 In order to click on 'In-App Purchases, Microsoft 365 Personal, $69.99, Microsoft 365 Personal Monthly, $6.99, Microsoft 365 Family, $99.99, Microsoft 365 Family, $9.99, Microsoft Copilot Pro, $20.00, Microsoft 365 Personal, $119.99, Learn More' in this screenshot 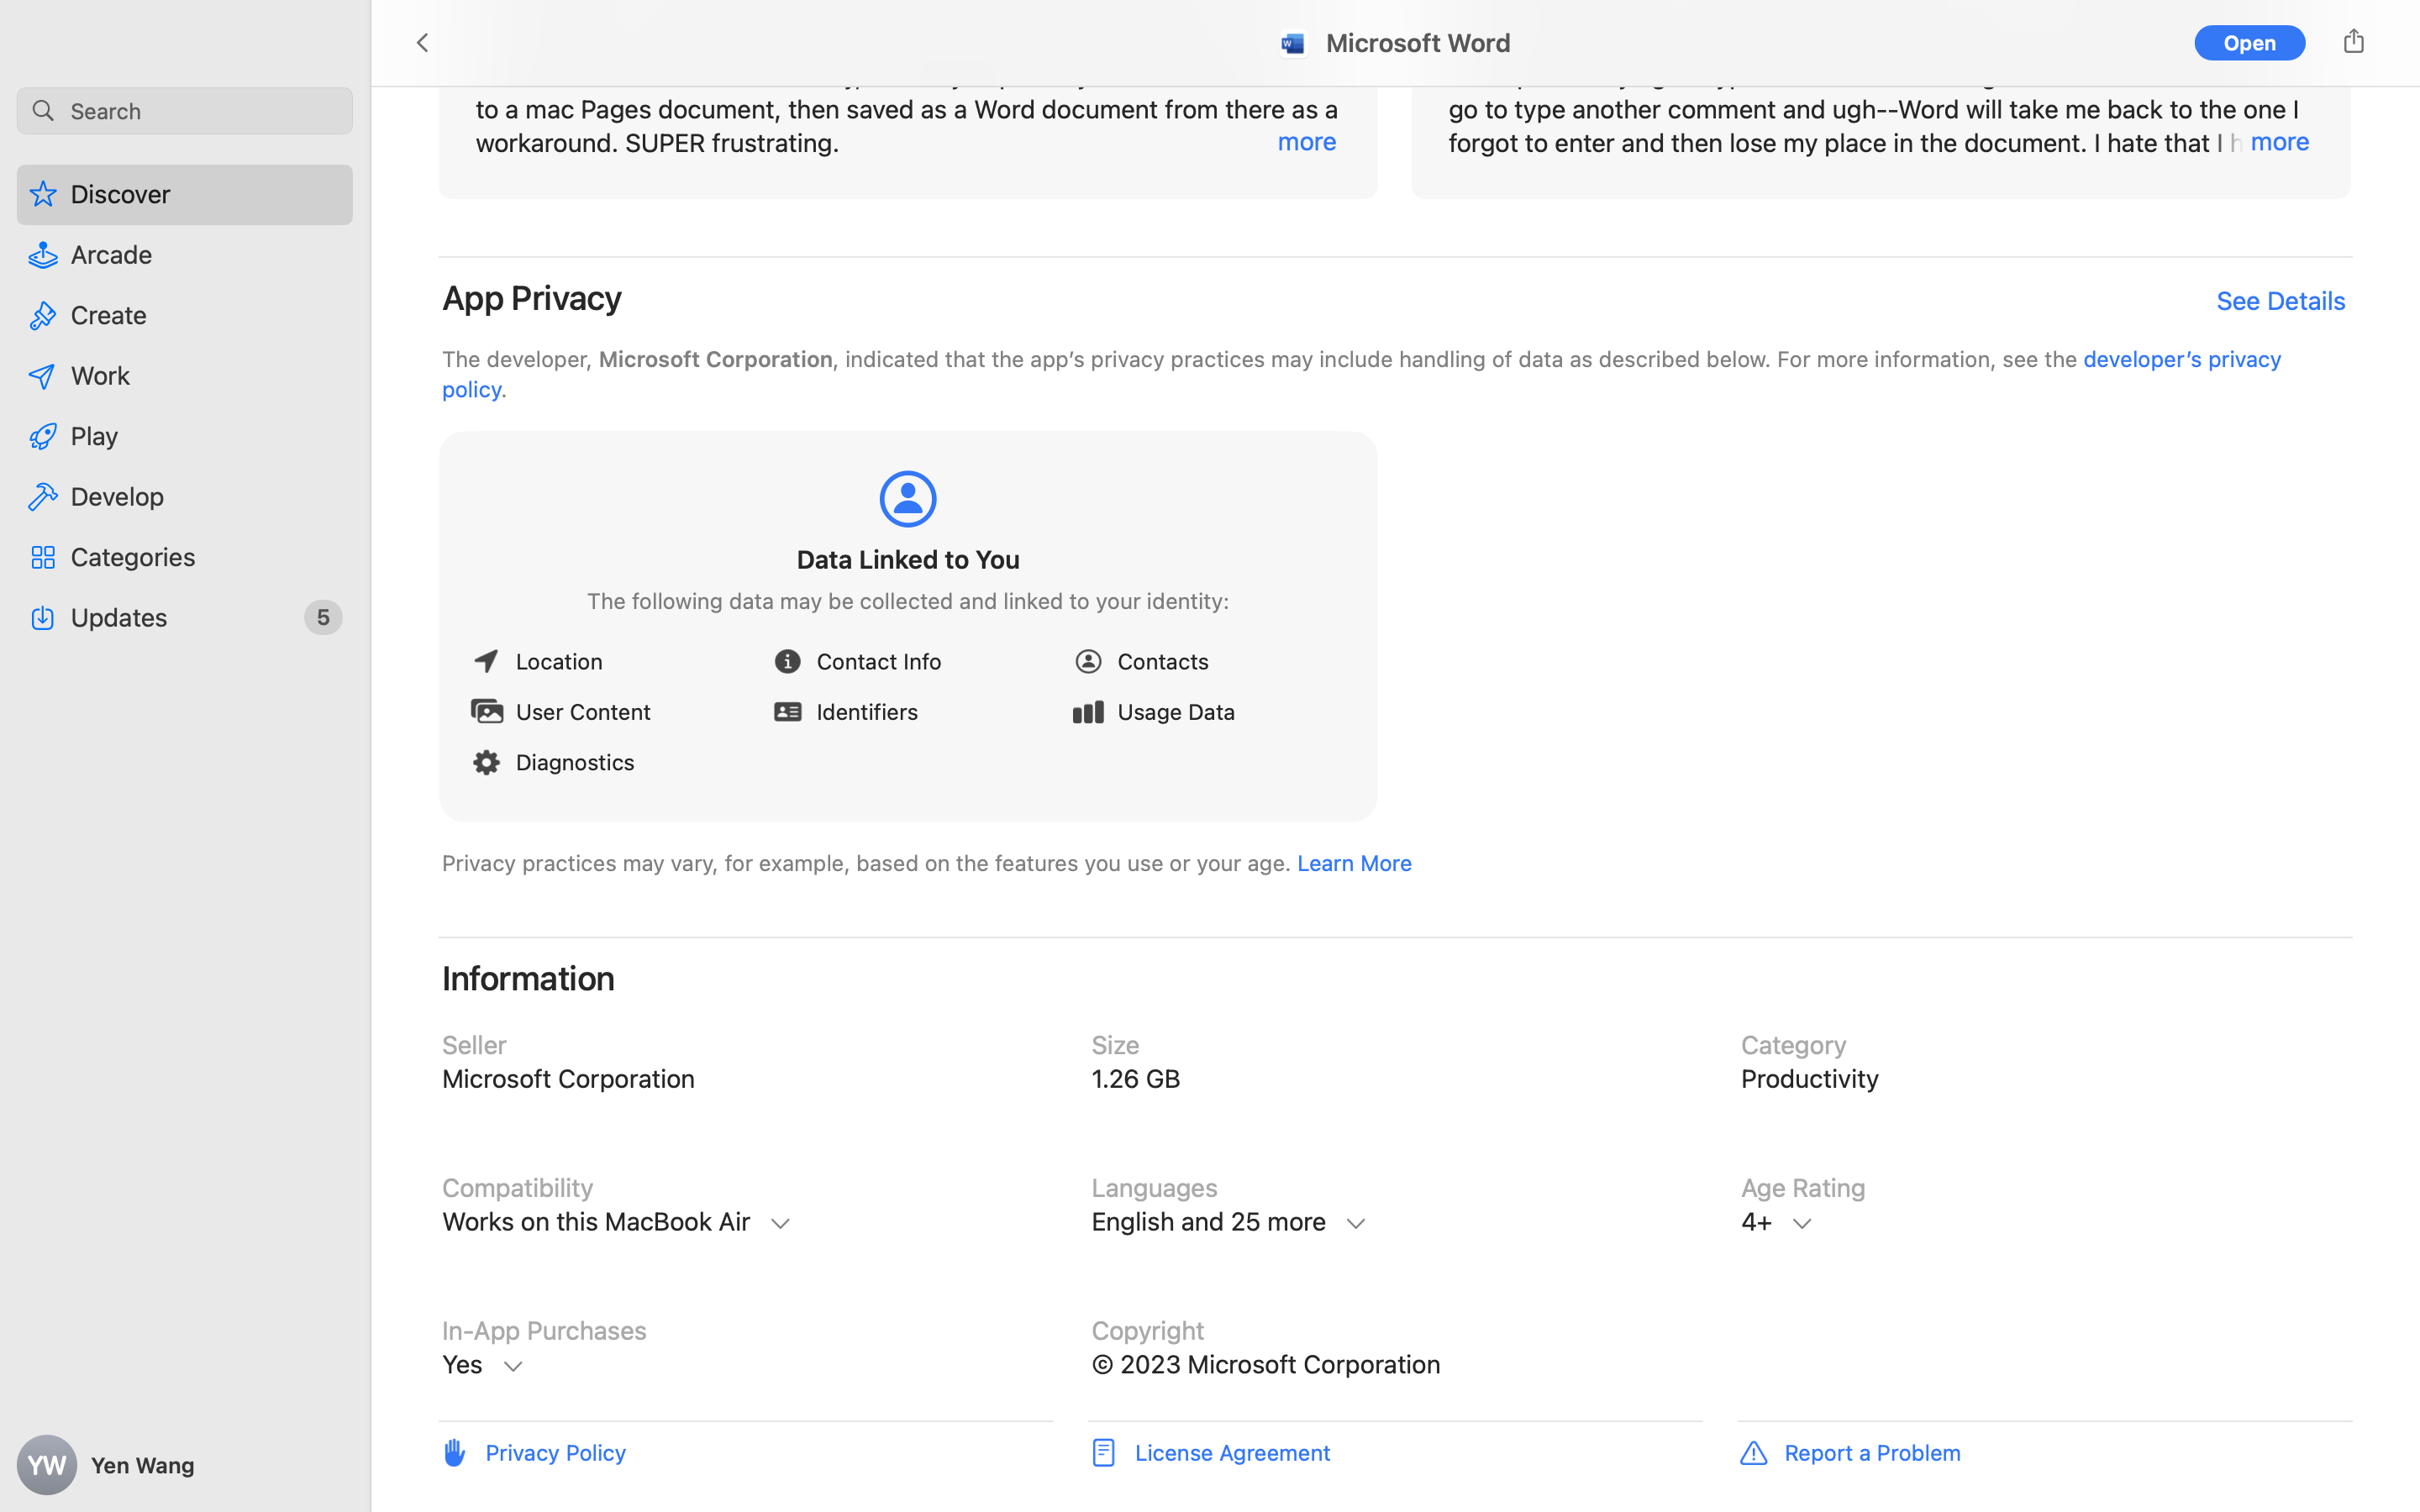, I will do `click(744, 1364)`.